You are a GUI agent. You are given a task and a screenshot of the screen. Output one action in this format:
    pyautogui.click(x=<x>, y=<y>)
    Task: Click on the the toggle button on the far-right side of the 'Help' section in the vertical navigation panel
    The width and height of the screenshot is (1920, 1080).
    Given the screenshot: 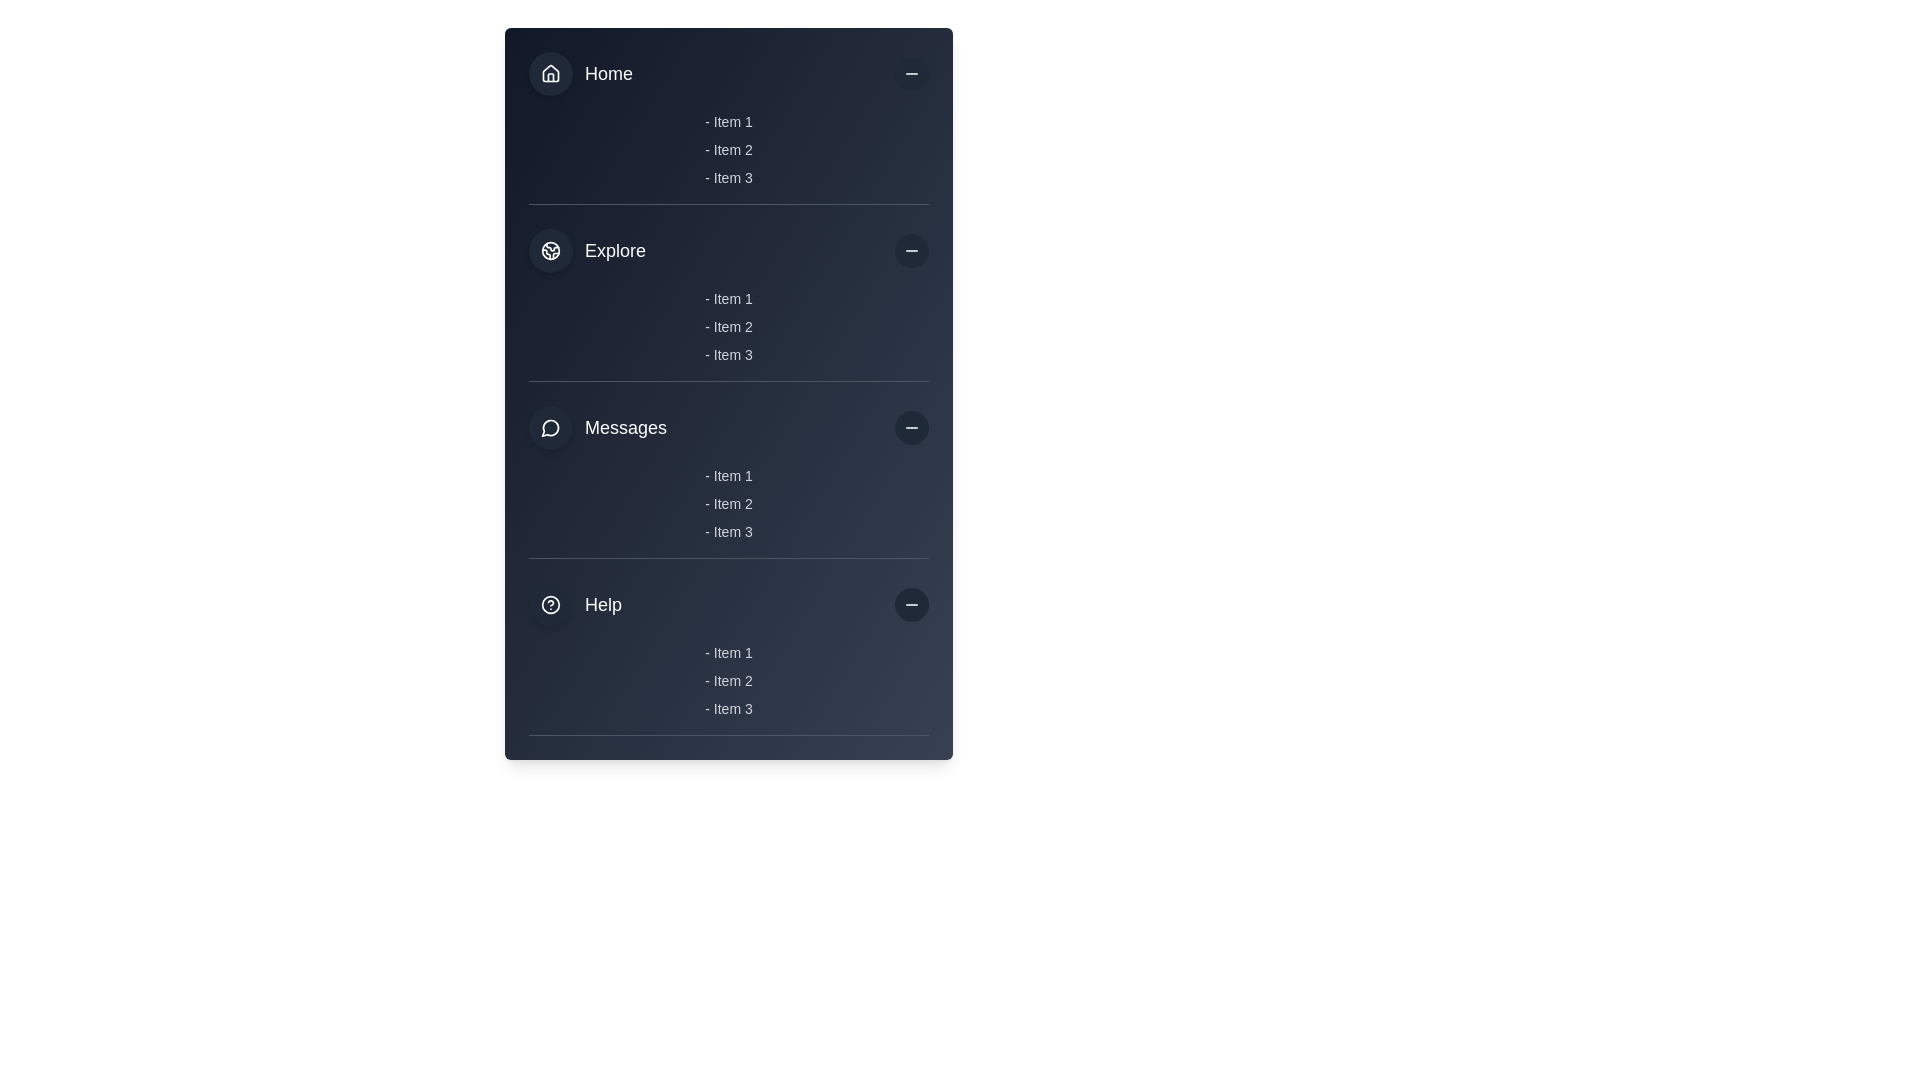 What is the action you would take?
    pyautogui.click(x=911, y=604)
    